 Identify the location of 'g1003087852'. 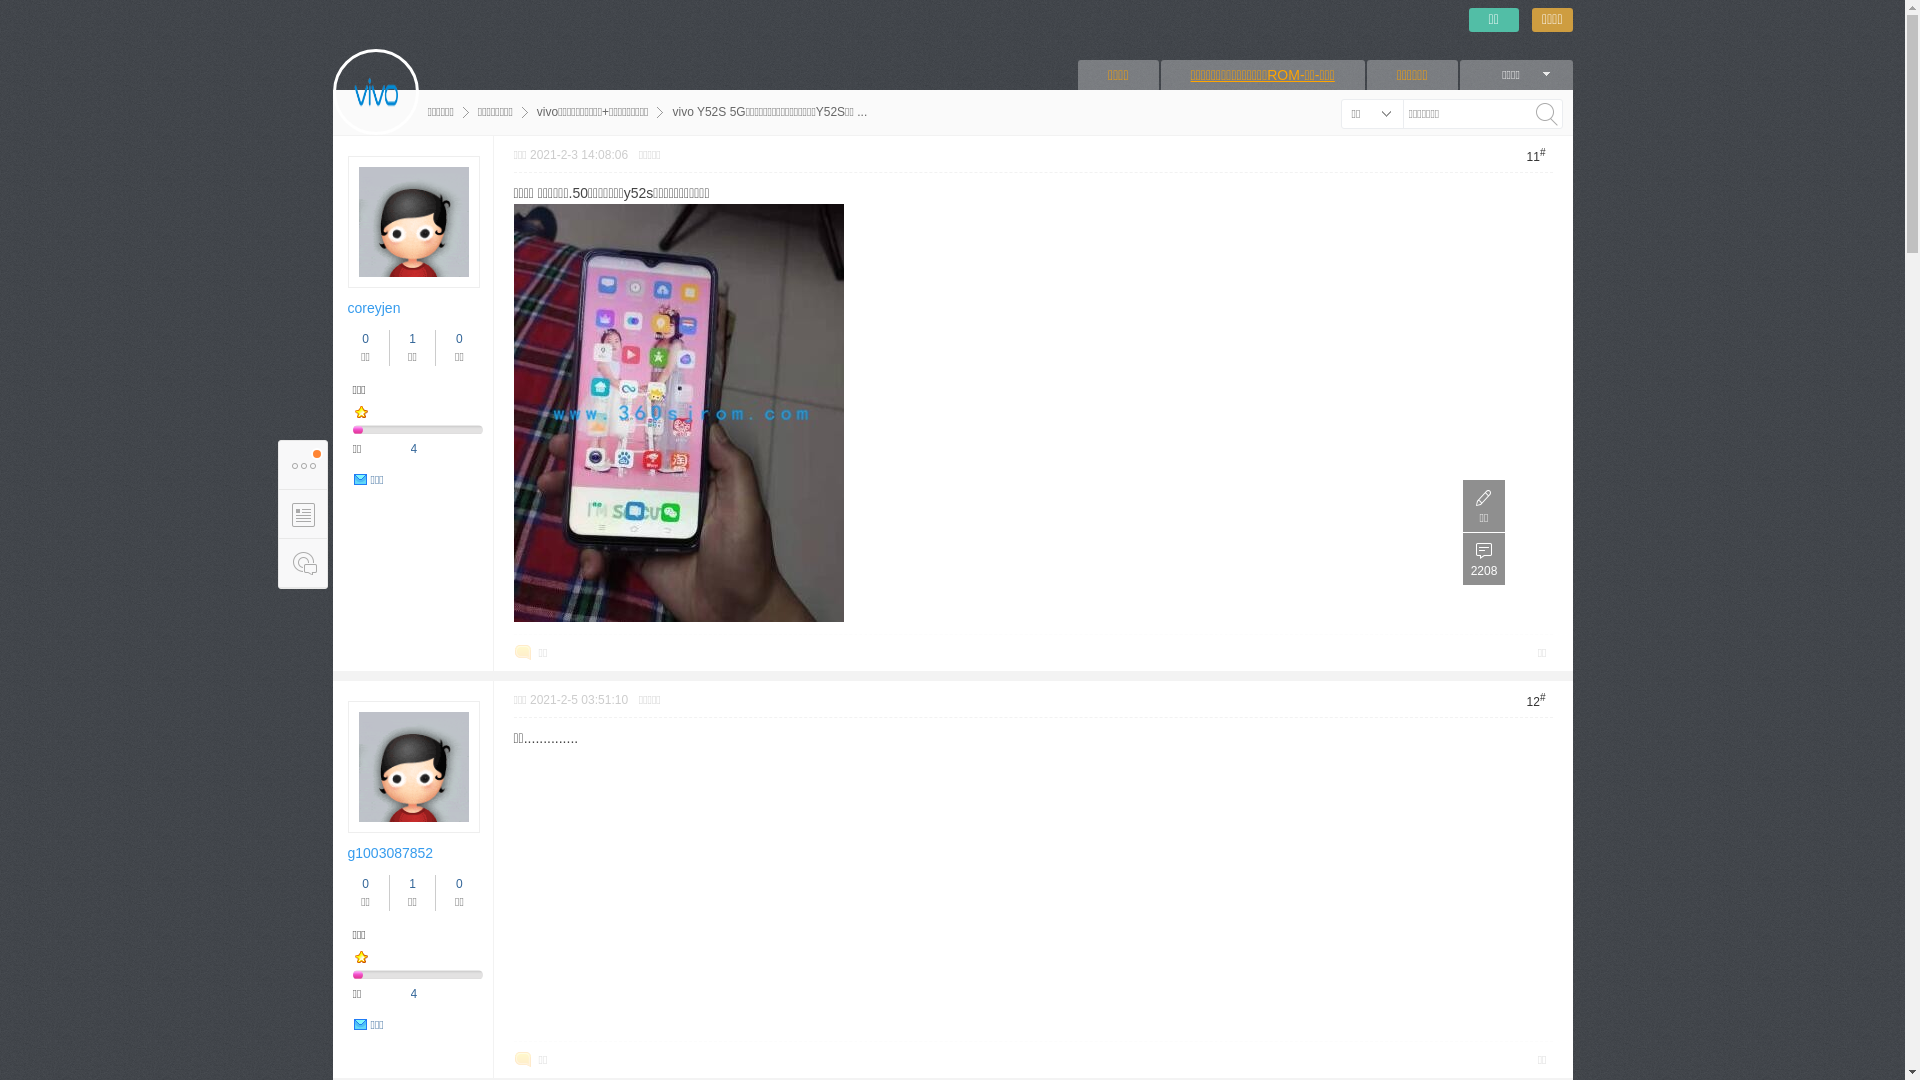
(390, 852).